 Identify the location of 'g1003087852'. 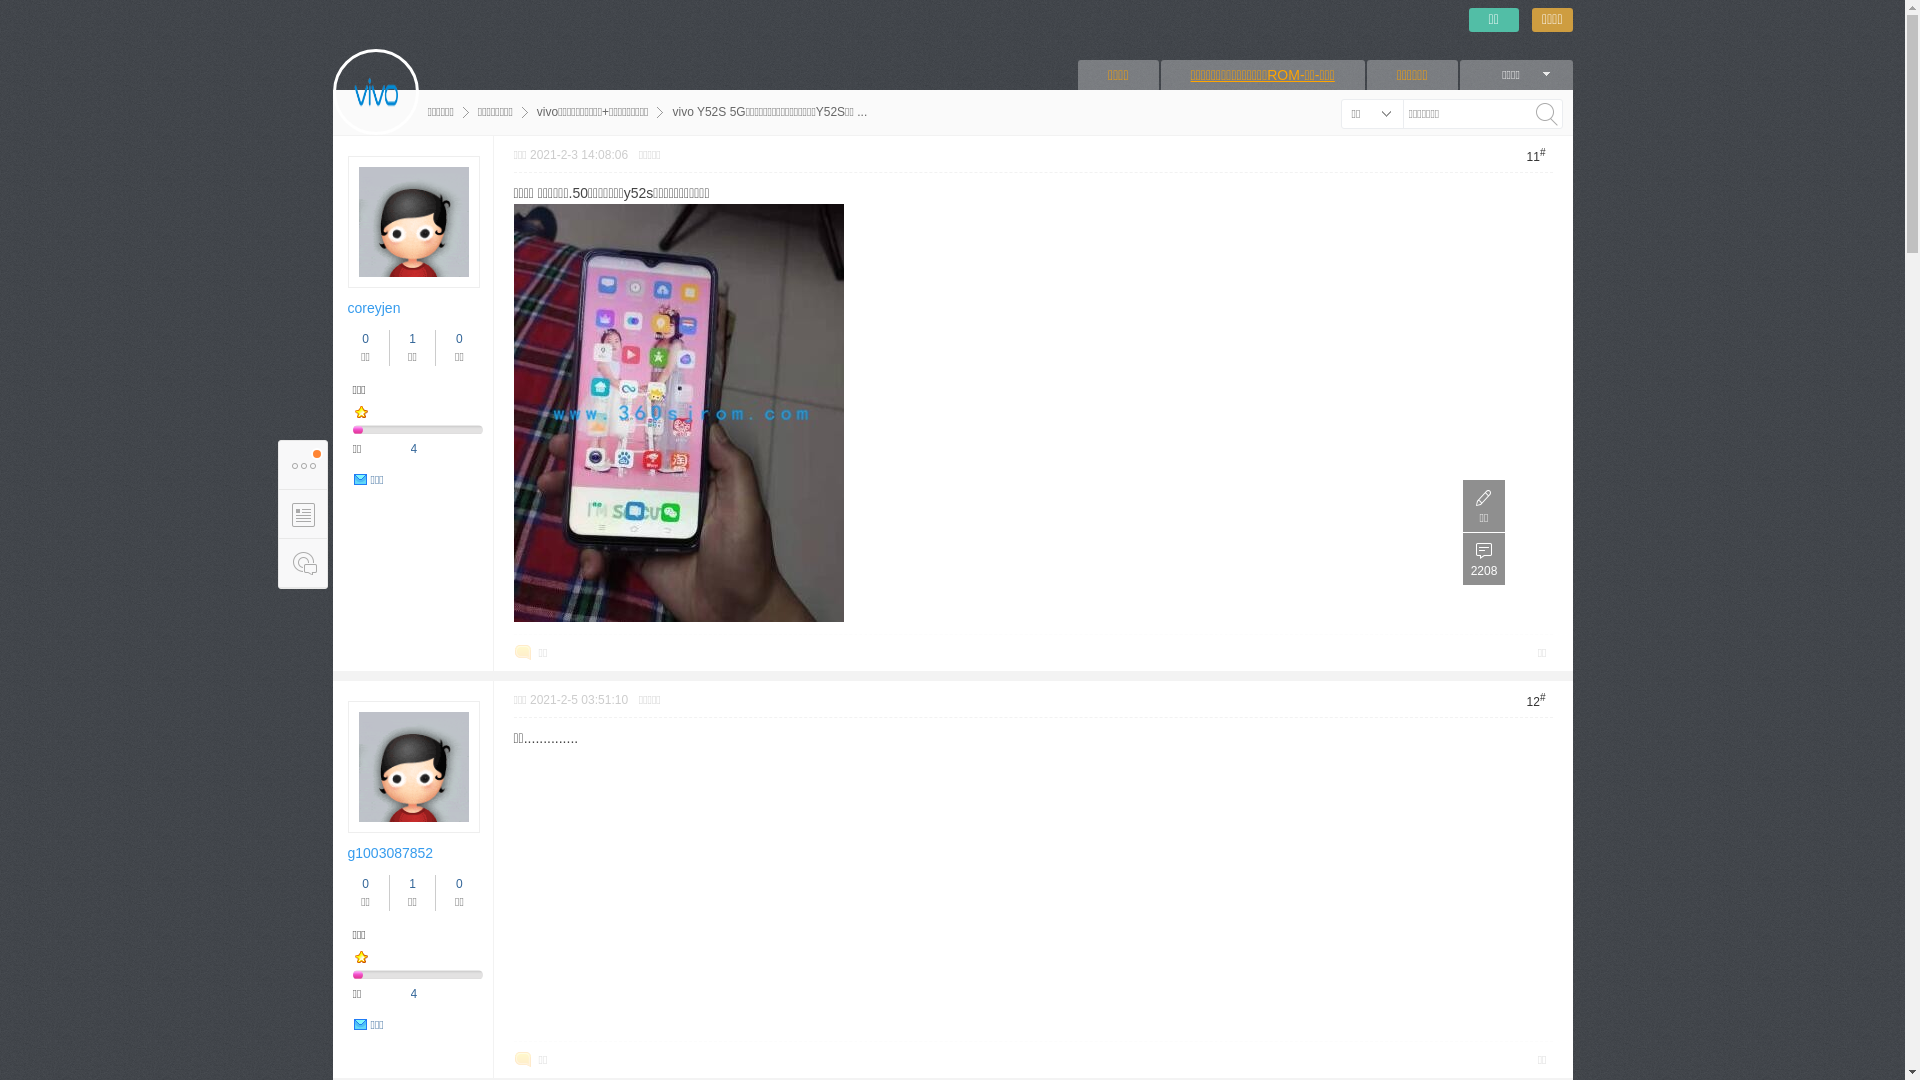
(390, 852).